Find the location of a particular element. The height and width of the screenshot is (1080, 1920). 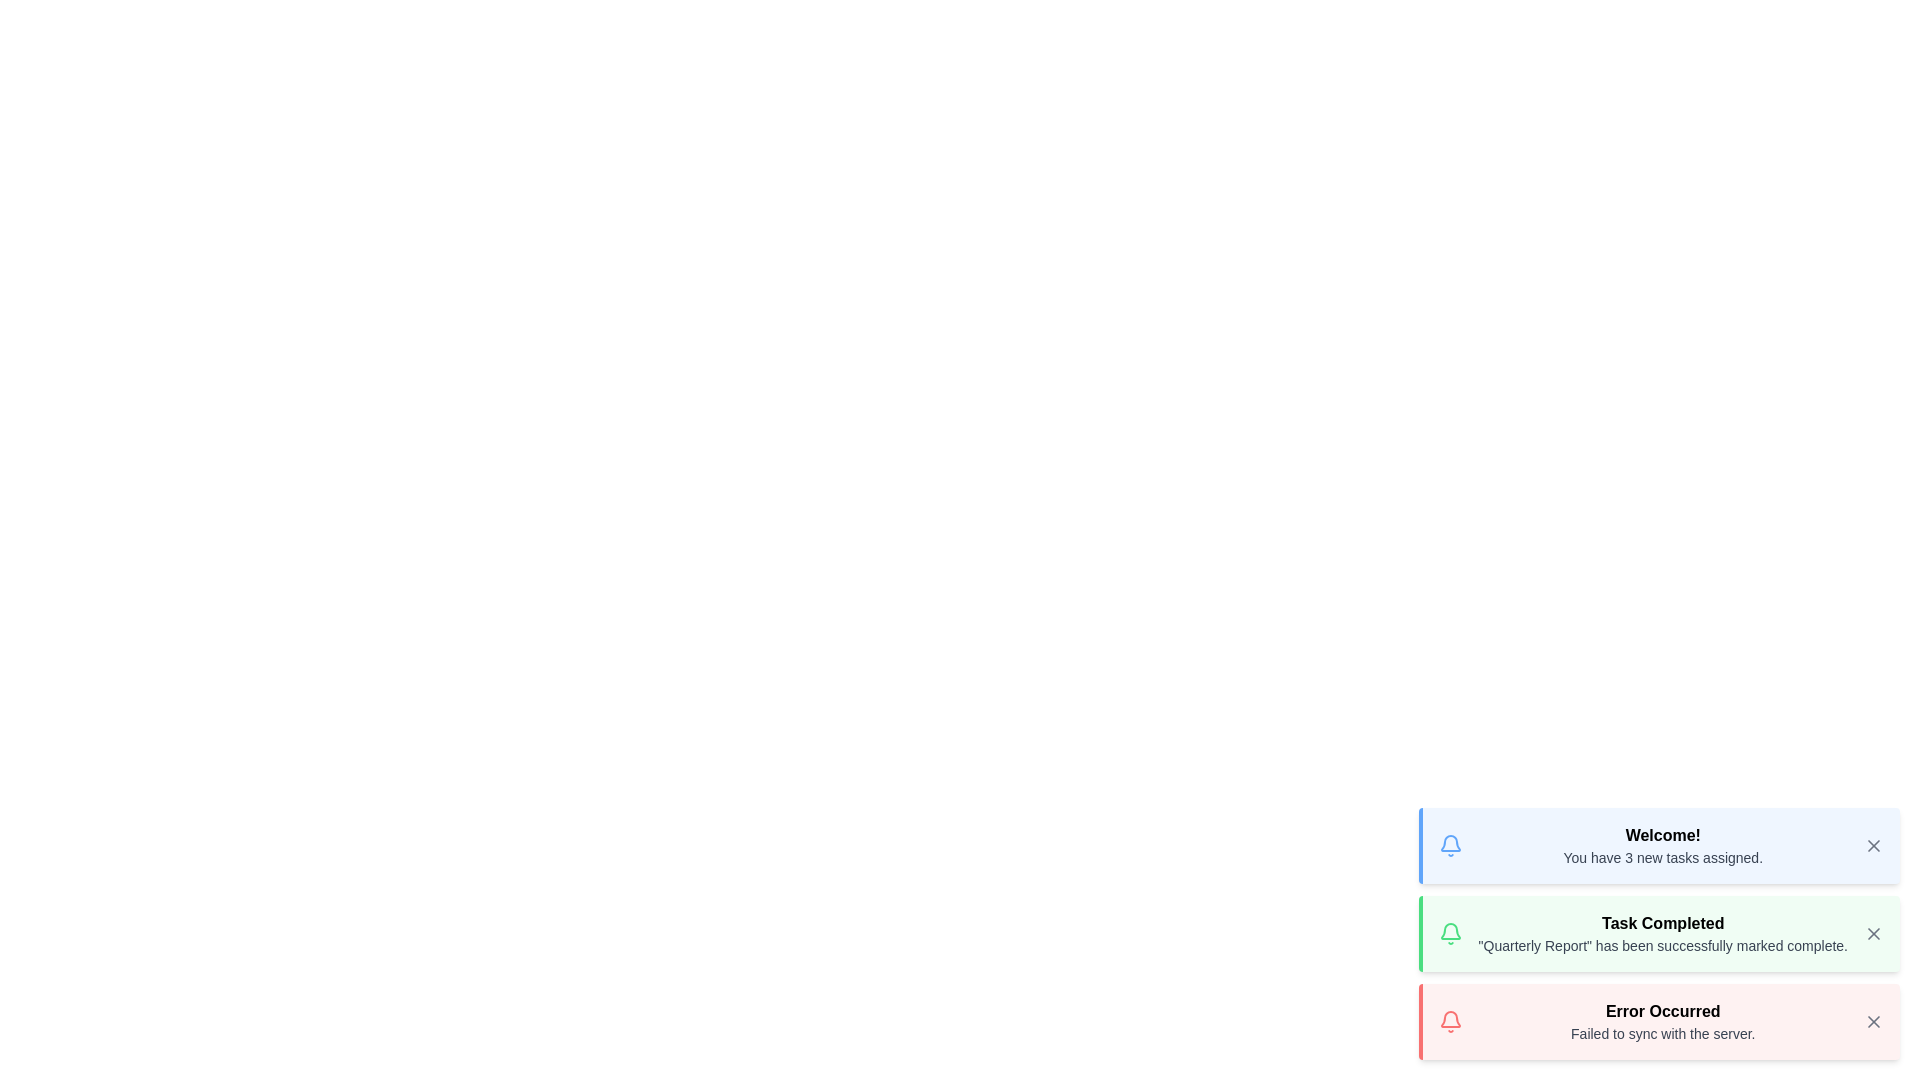

the close button SVG icon located in the upper-right corner of the 'Welcome! You have 3 new tasks assigned.' notification card is located at coordinates (1872, 845).